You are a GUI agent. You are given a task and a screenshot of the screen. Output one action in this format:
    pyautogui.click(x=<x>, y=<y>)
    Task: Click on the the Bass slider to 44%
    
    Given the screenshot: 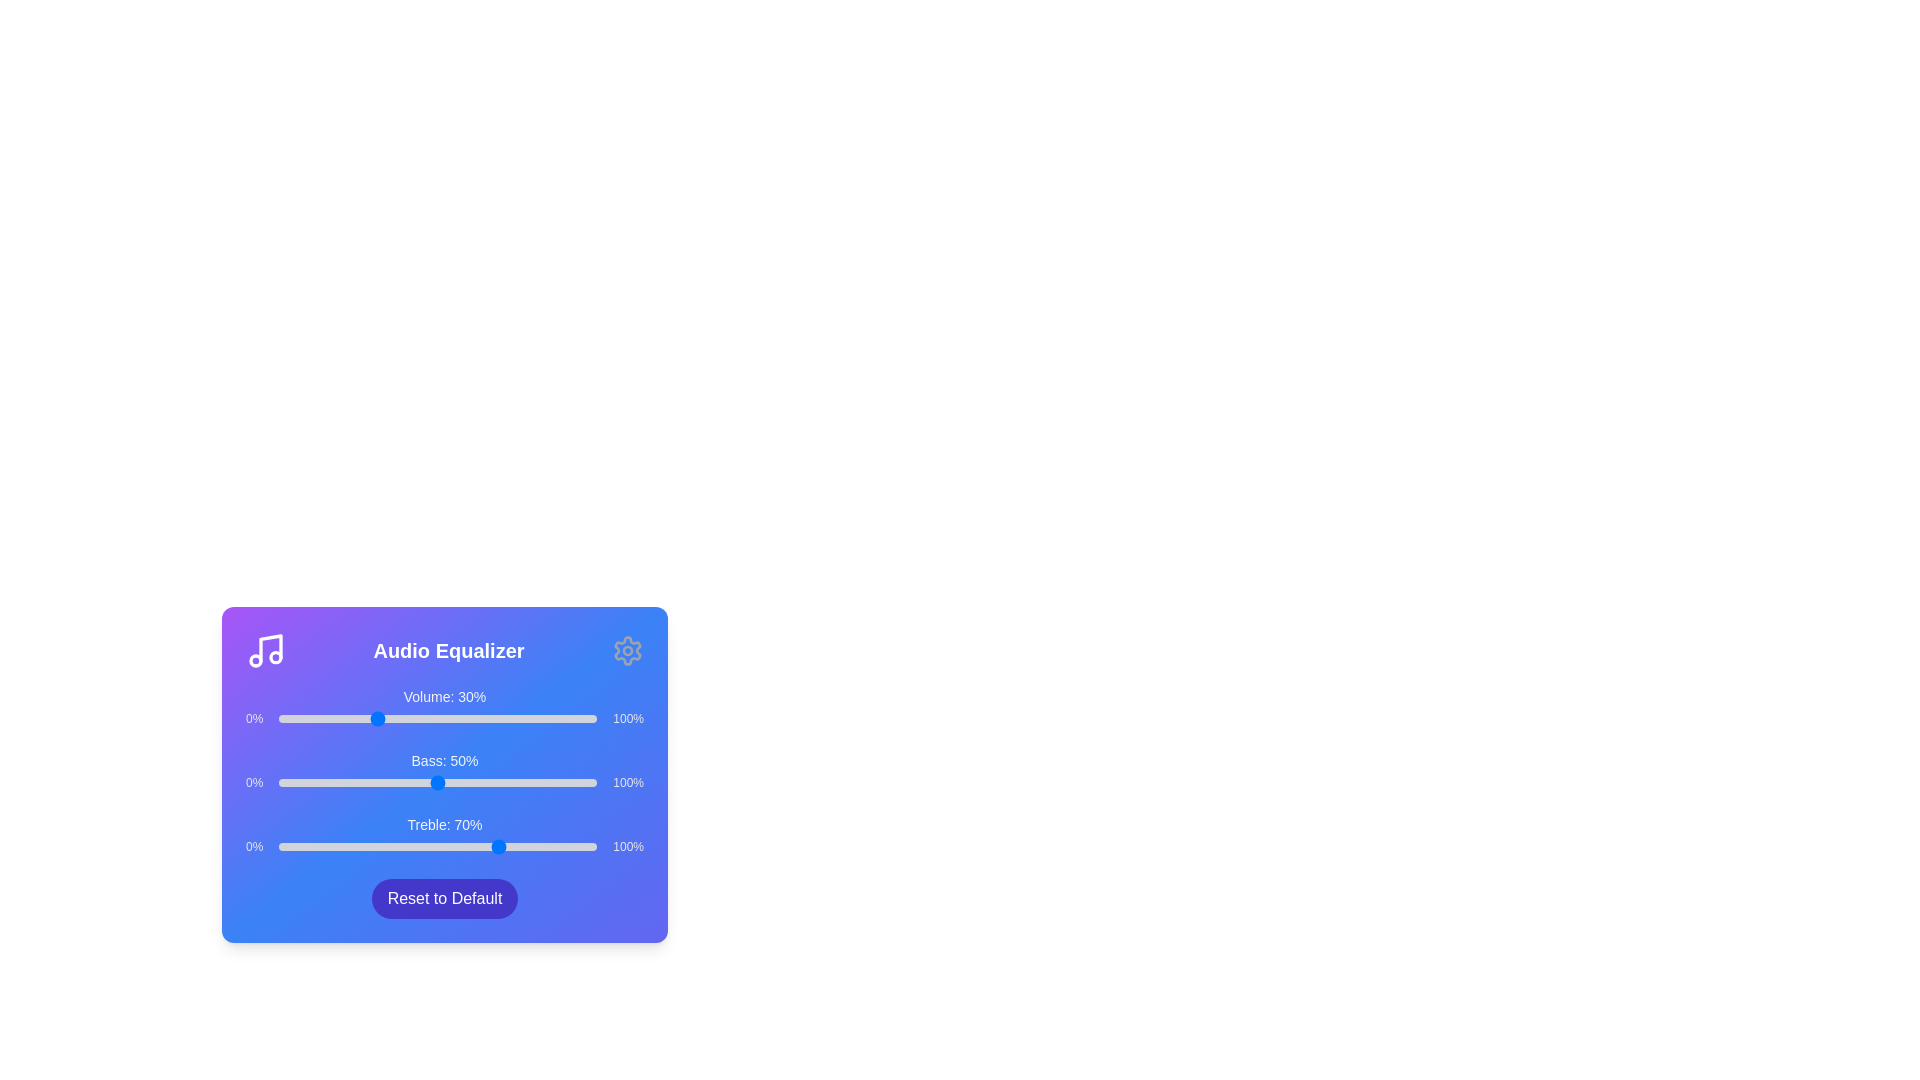 What is the action you would take?
    pyautogui.click(x=418, y=782)
    